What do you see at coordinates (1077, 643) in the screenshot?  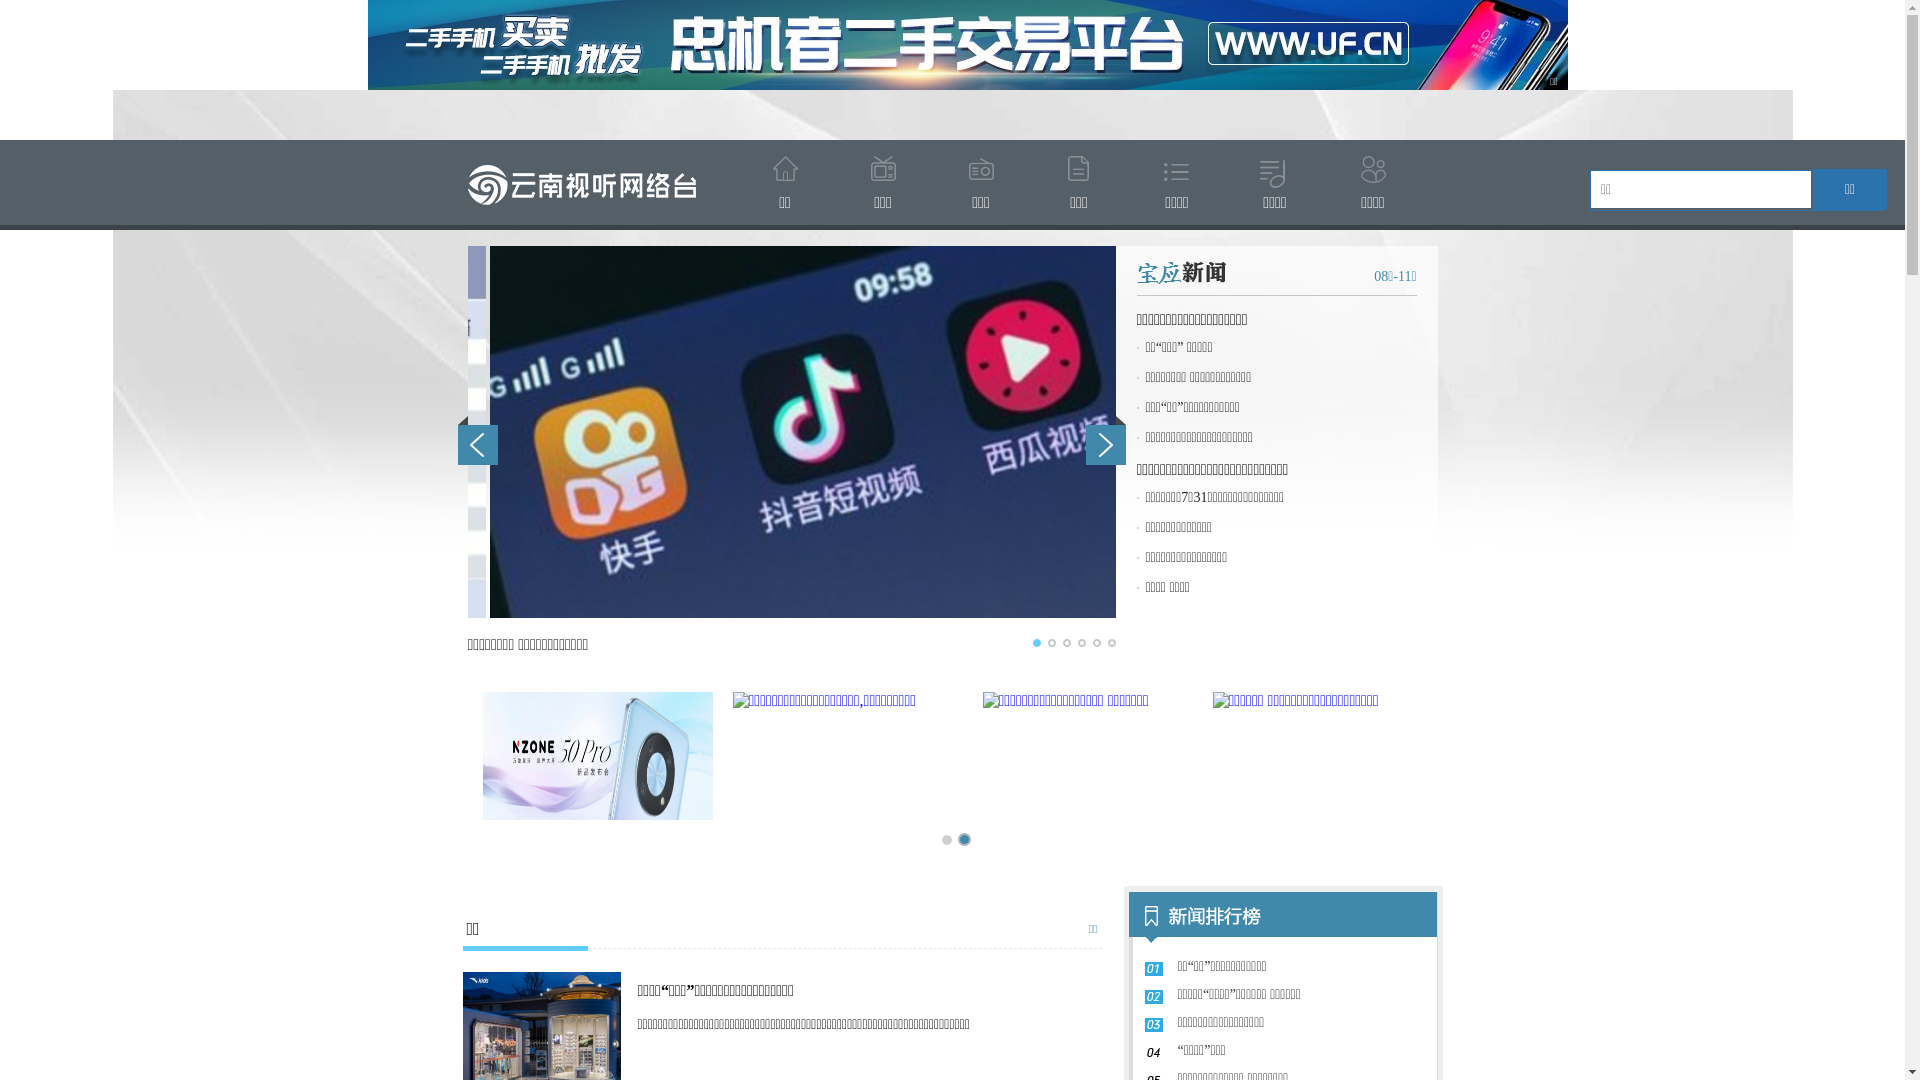 I see `'4'` at bounding box center [1077, 643].